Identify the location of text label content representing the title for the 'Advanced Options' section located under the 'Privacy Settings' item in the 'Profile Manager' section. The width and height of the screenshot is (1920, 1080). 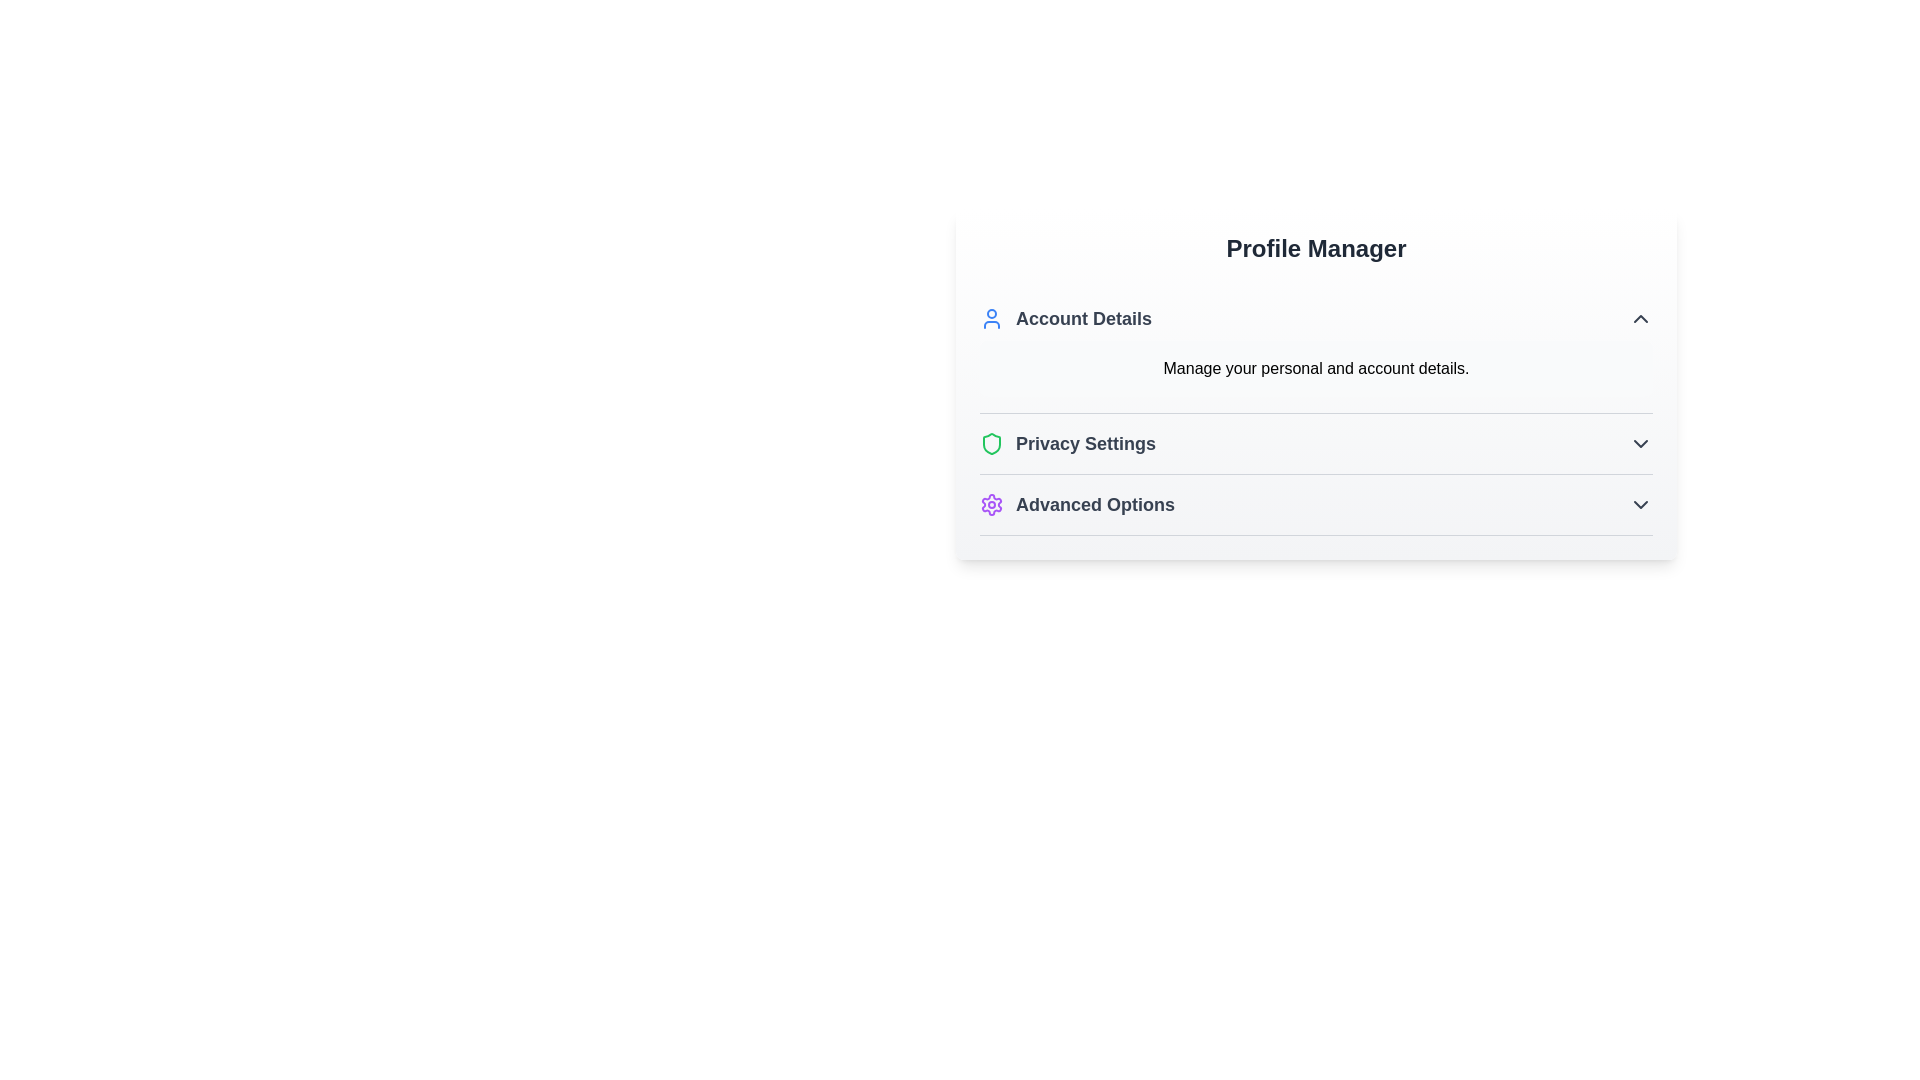
(1094, 504).